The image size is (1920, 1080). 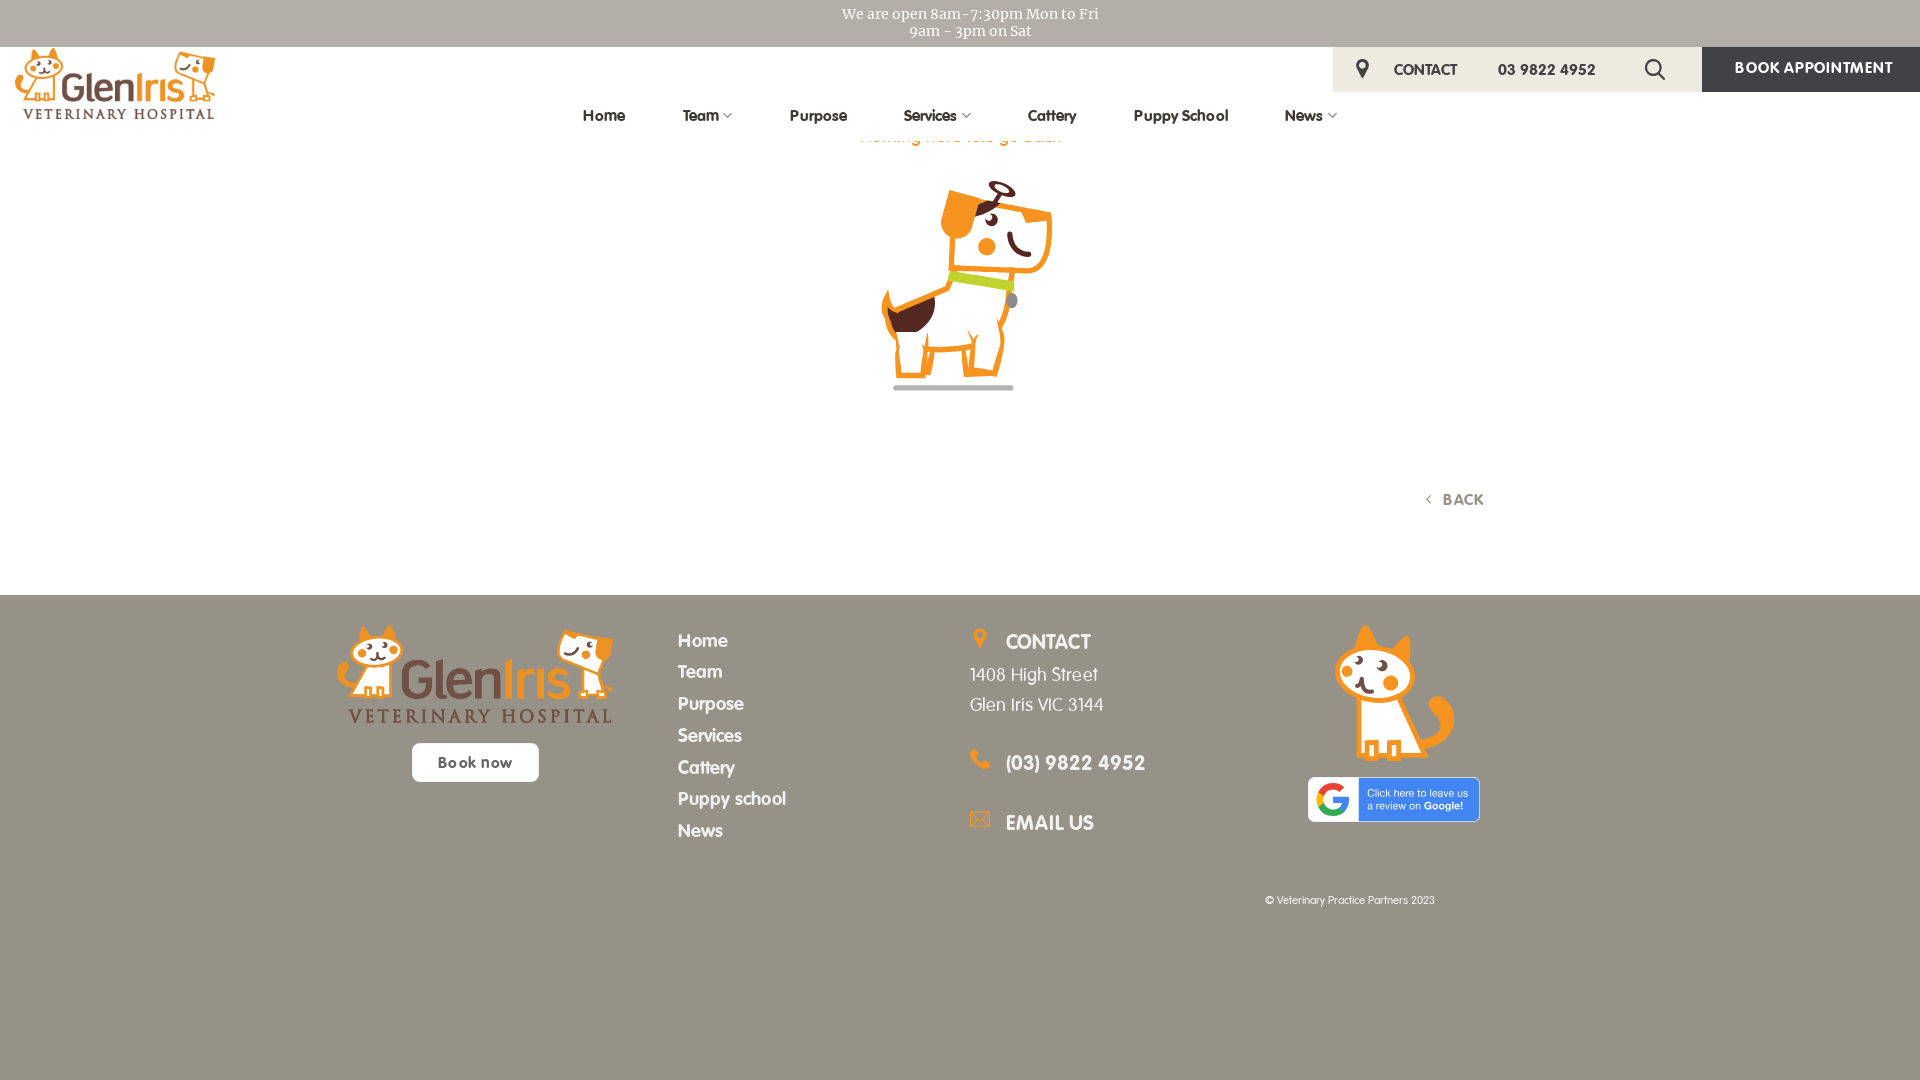 What do you see at coordinates (1545, 68) in the screenshot?
I see `'03 9822 4952'` at bounding box center [1545, 68].